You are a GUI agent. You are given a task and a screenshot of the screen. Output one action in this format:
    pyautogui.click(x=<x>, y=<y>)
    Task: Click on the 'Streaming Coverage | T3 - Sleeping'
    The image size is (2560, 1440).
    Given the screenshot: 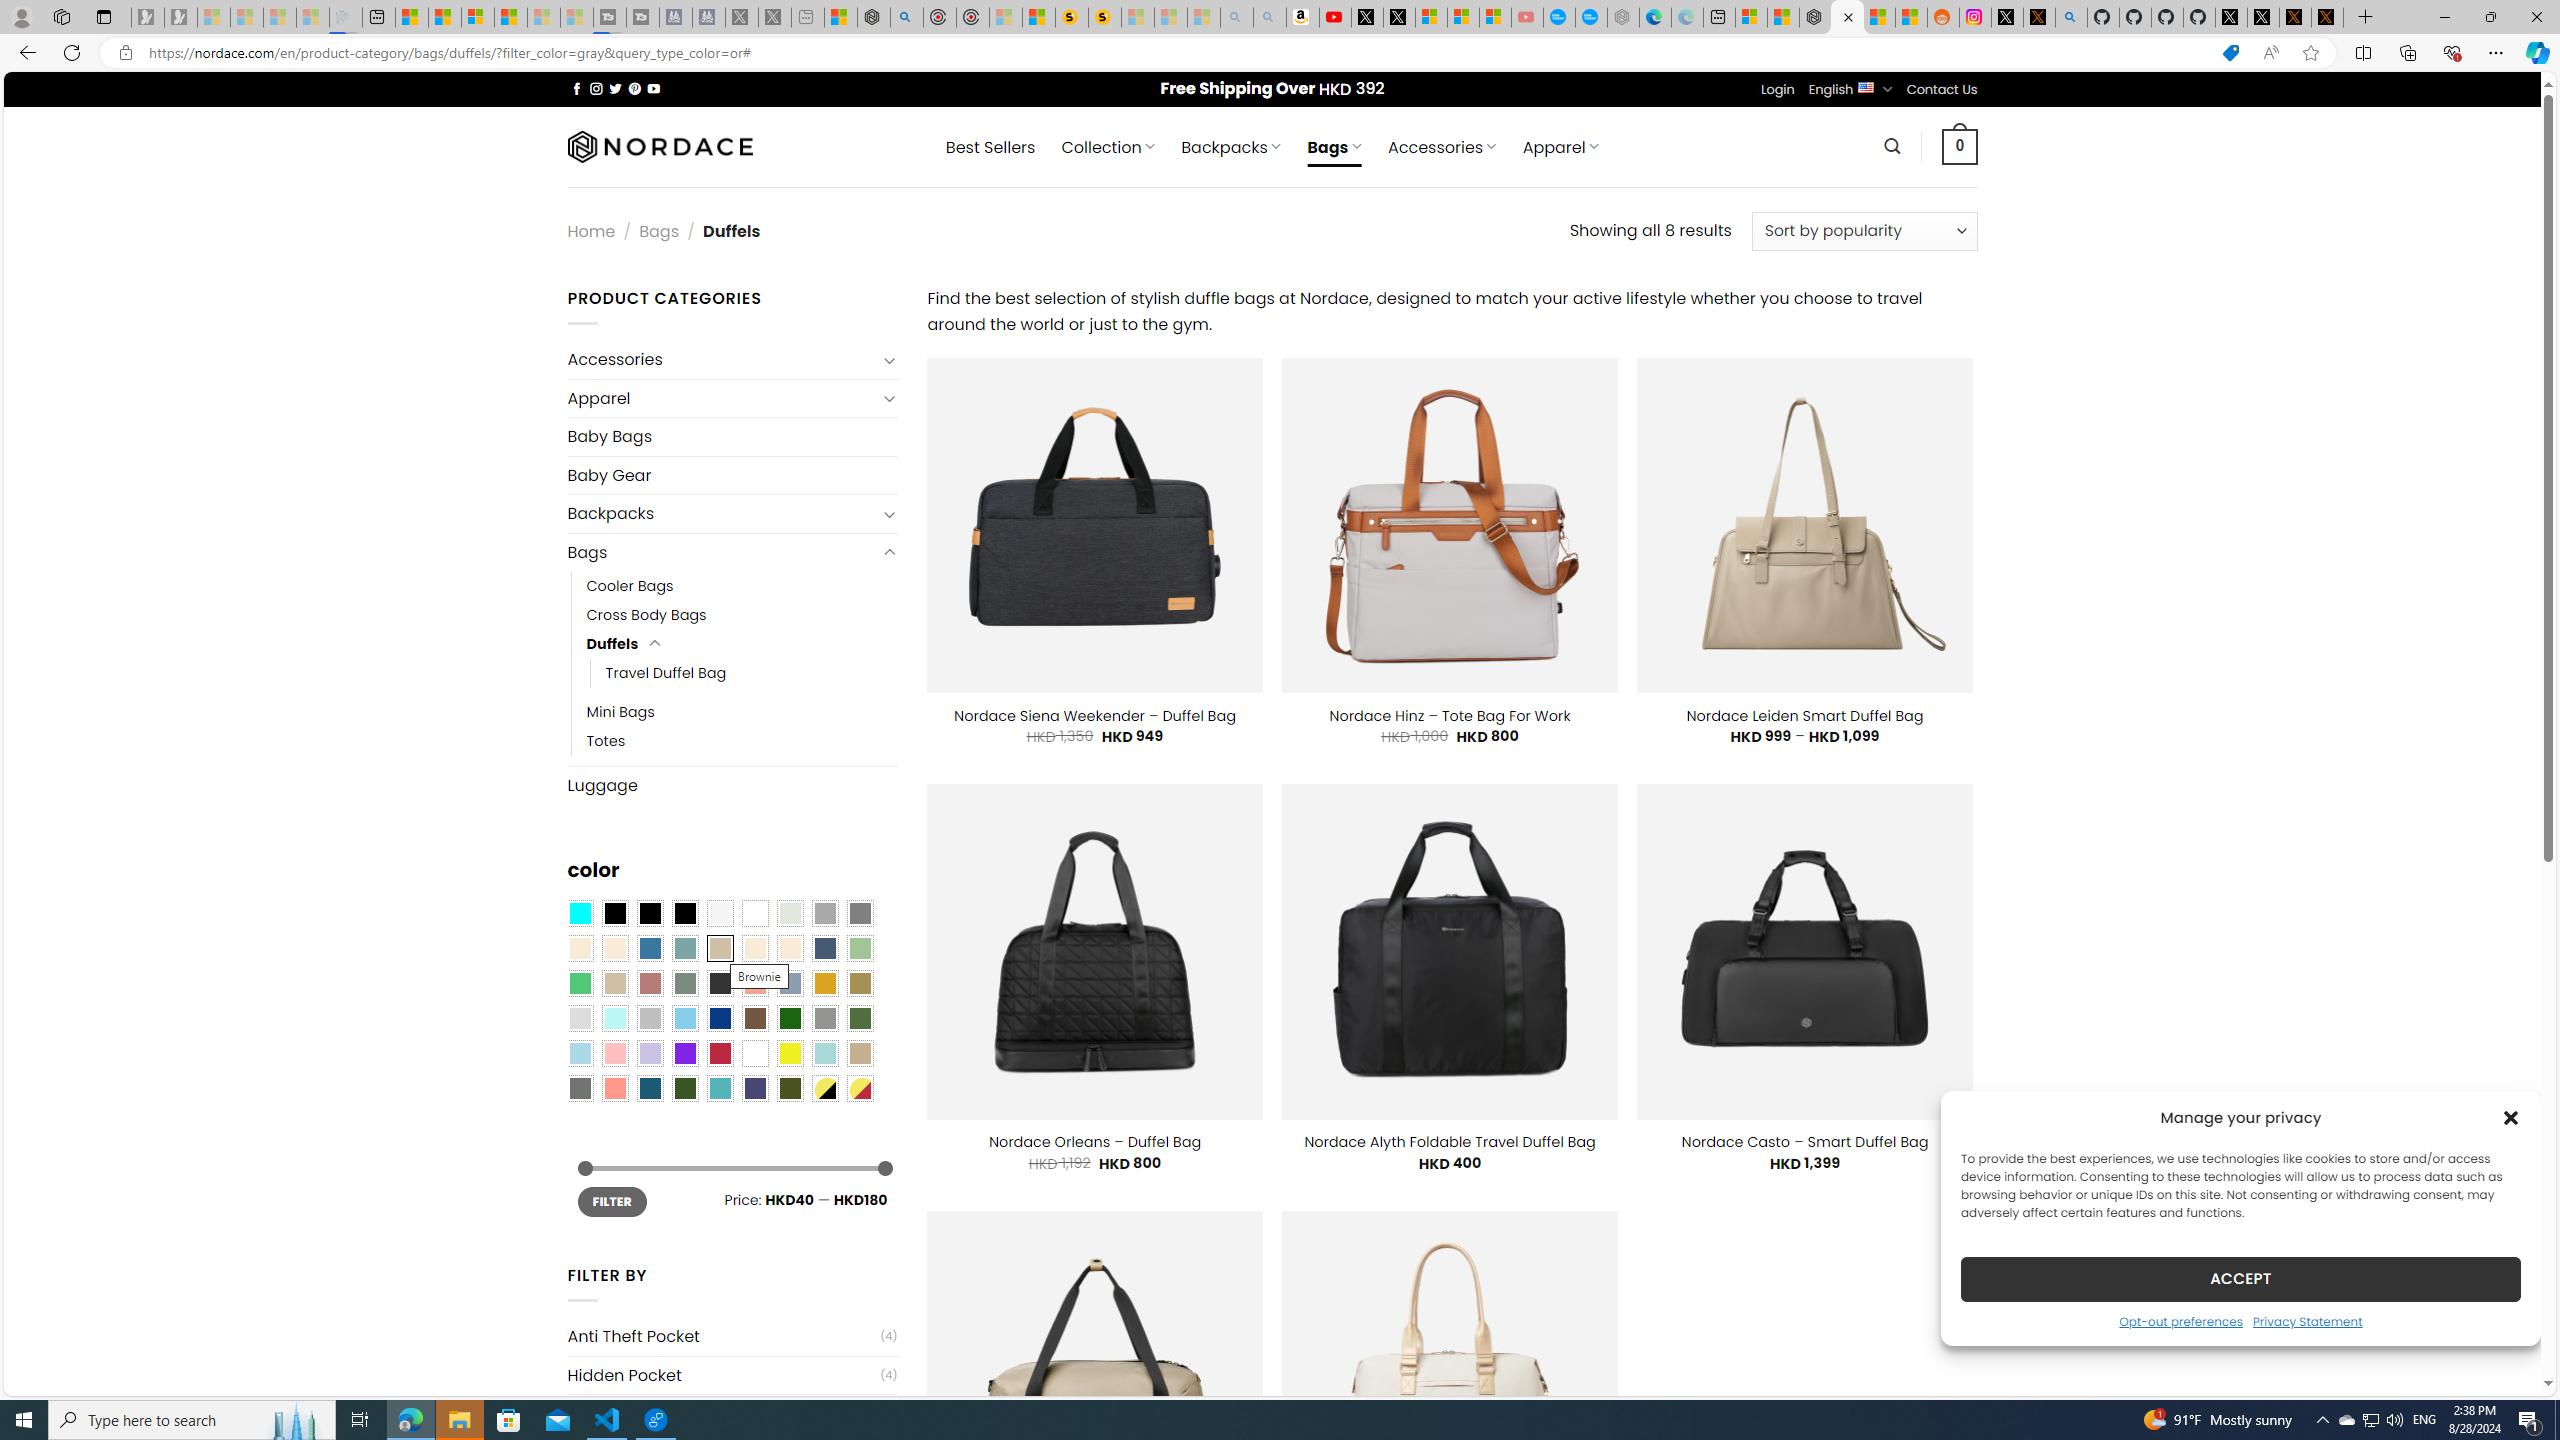 What is the action you would take?
    pyautogui.click(x=610, y=16)
    